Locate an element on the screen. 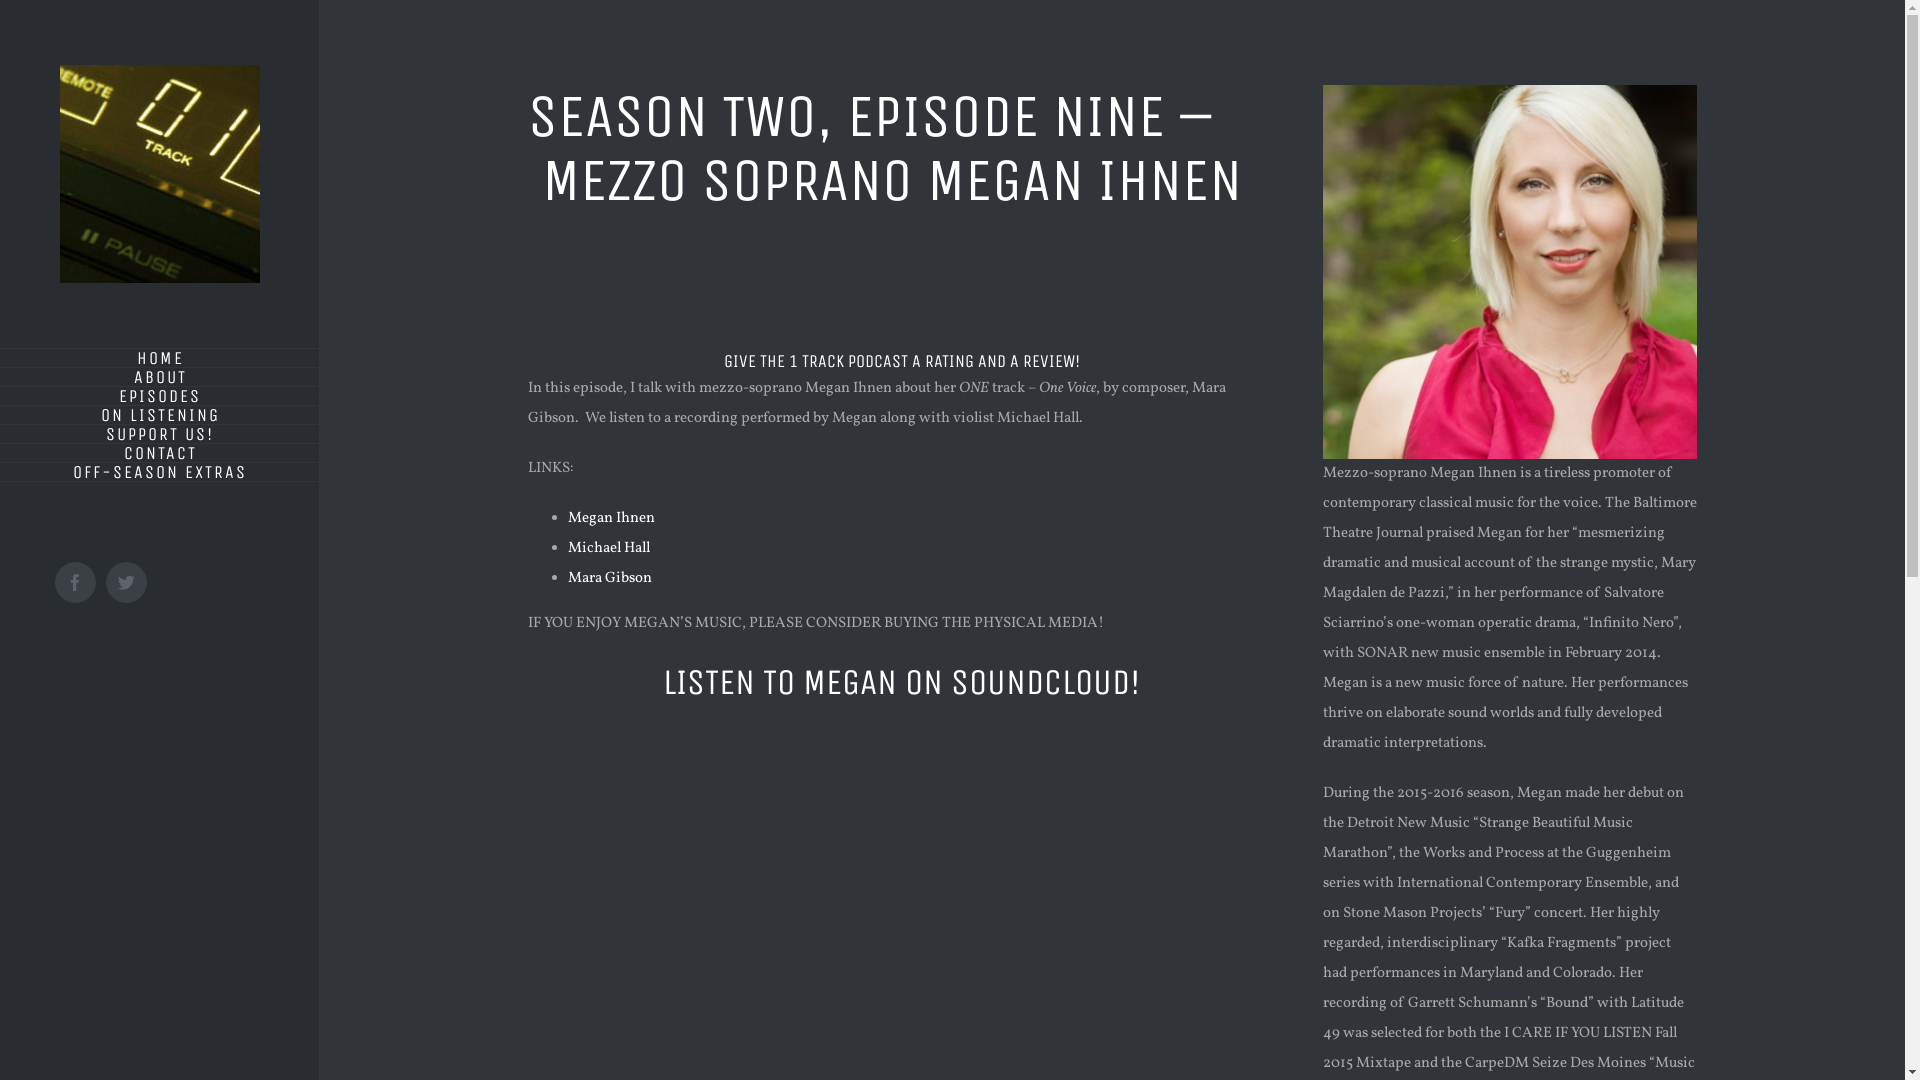 This screenshot has height=1080, width=1920. 'Megan_Ihnen' is located at coordinates (1323, 272).